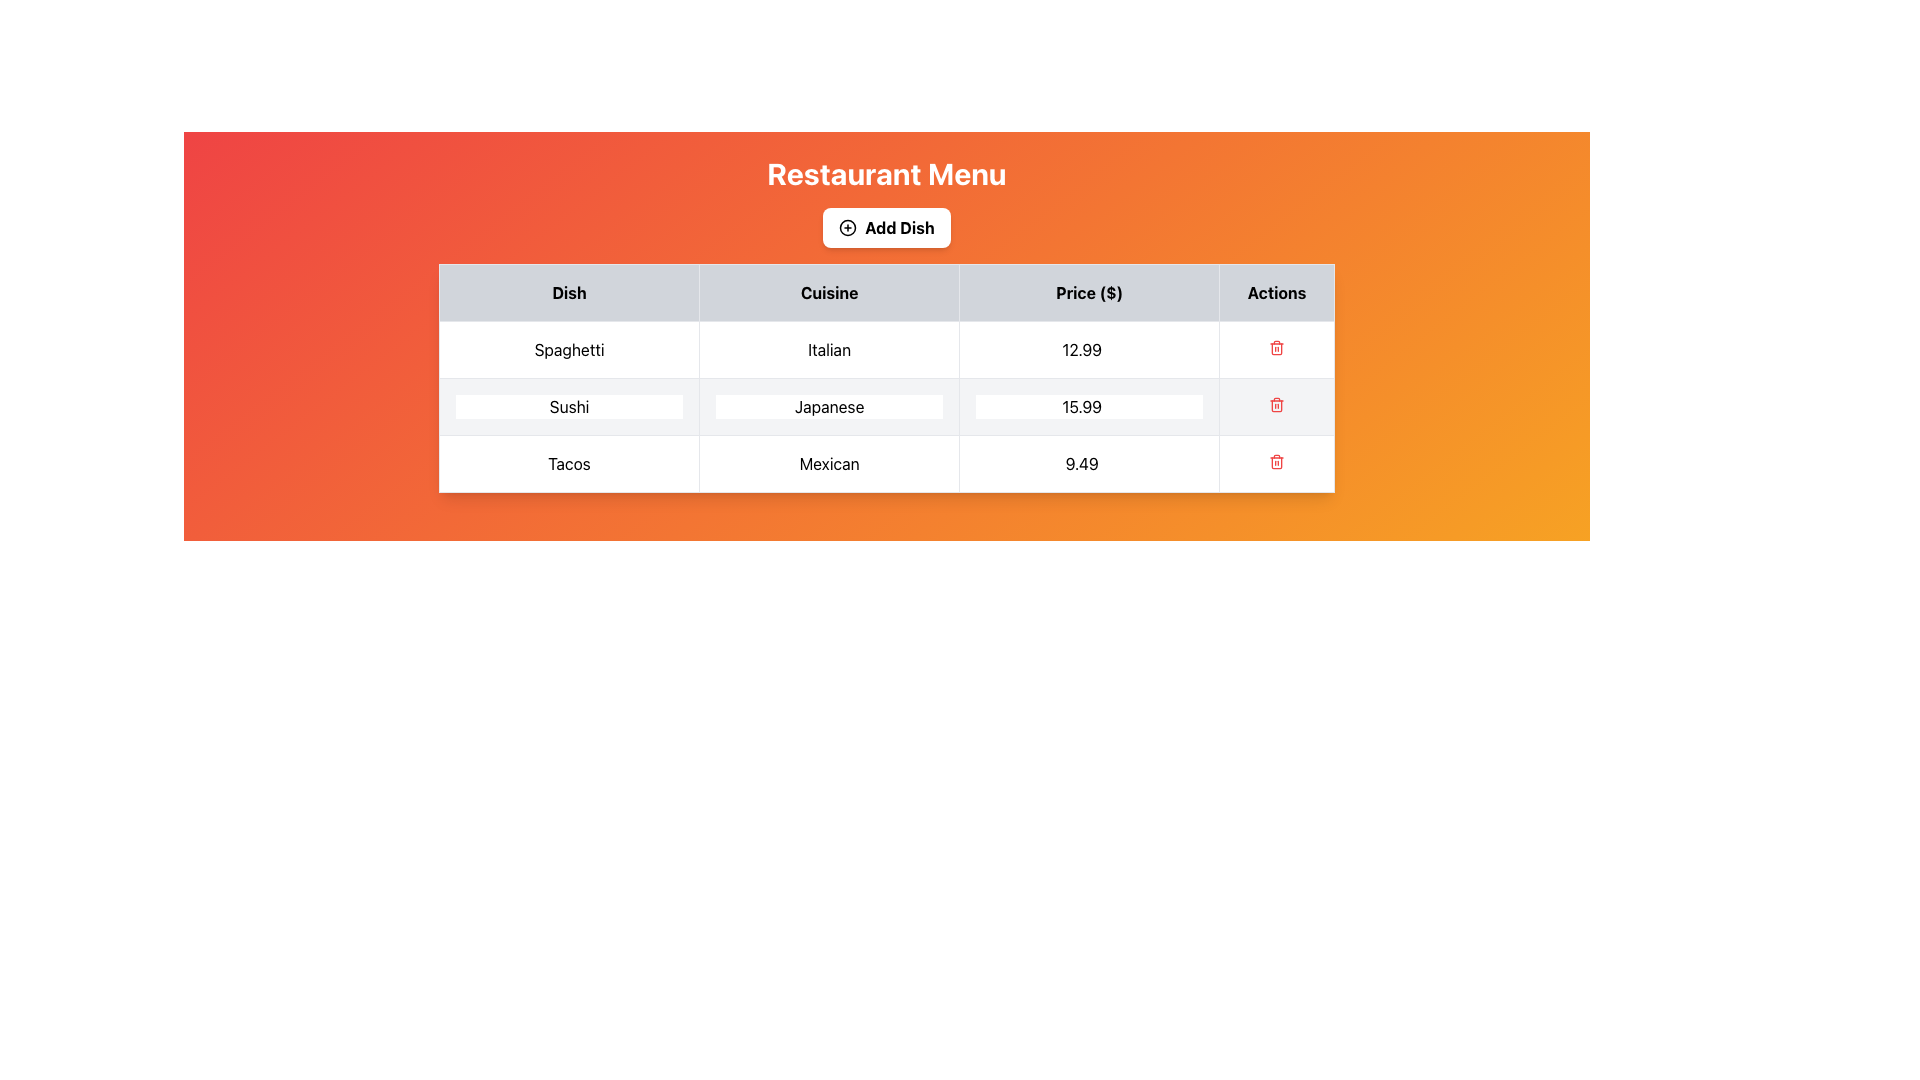 This screenshot has height=1080, width=1920. Describe the element at coordinates (886, 172) in the screenshot. I see `the header text displaying 'Restaurant Menu', which is prominently positioned at the top section of the page and centrally aligned above the 'Add Dish' button` at that location.